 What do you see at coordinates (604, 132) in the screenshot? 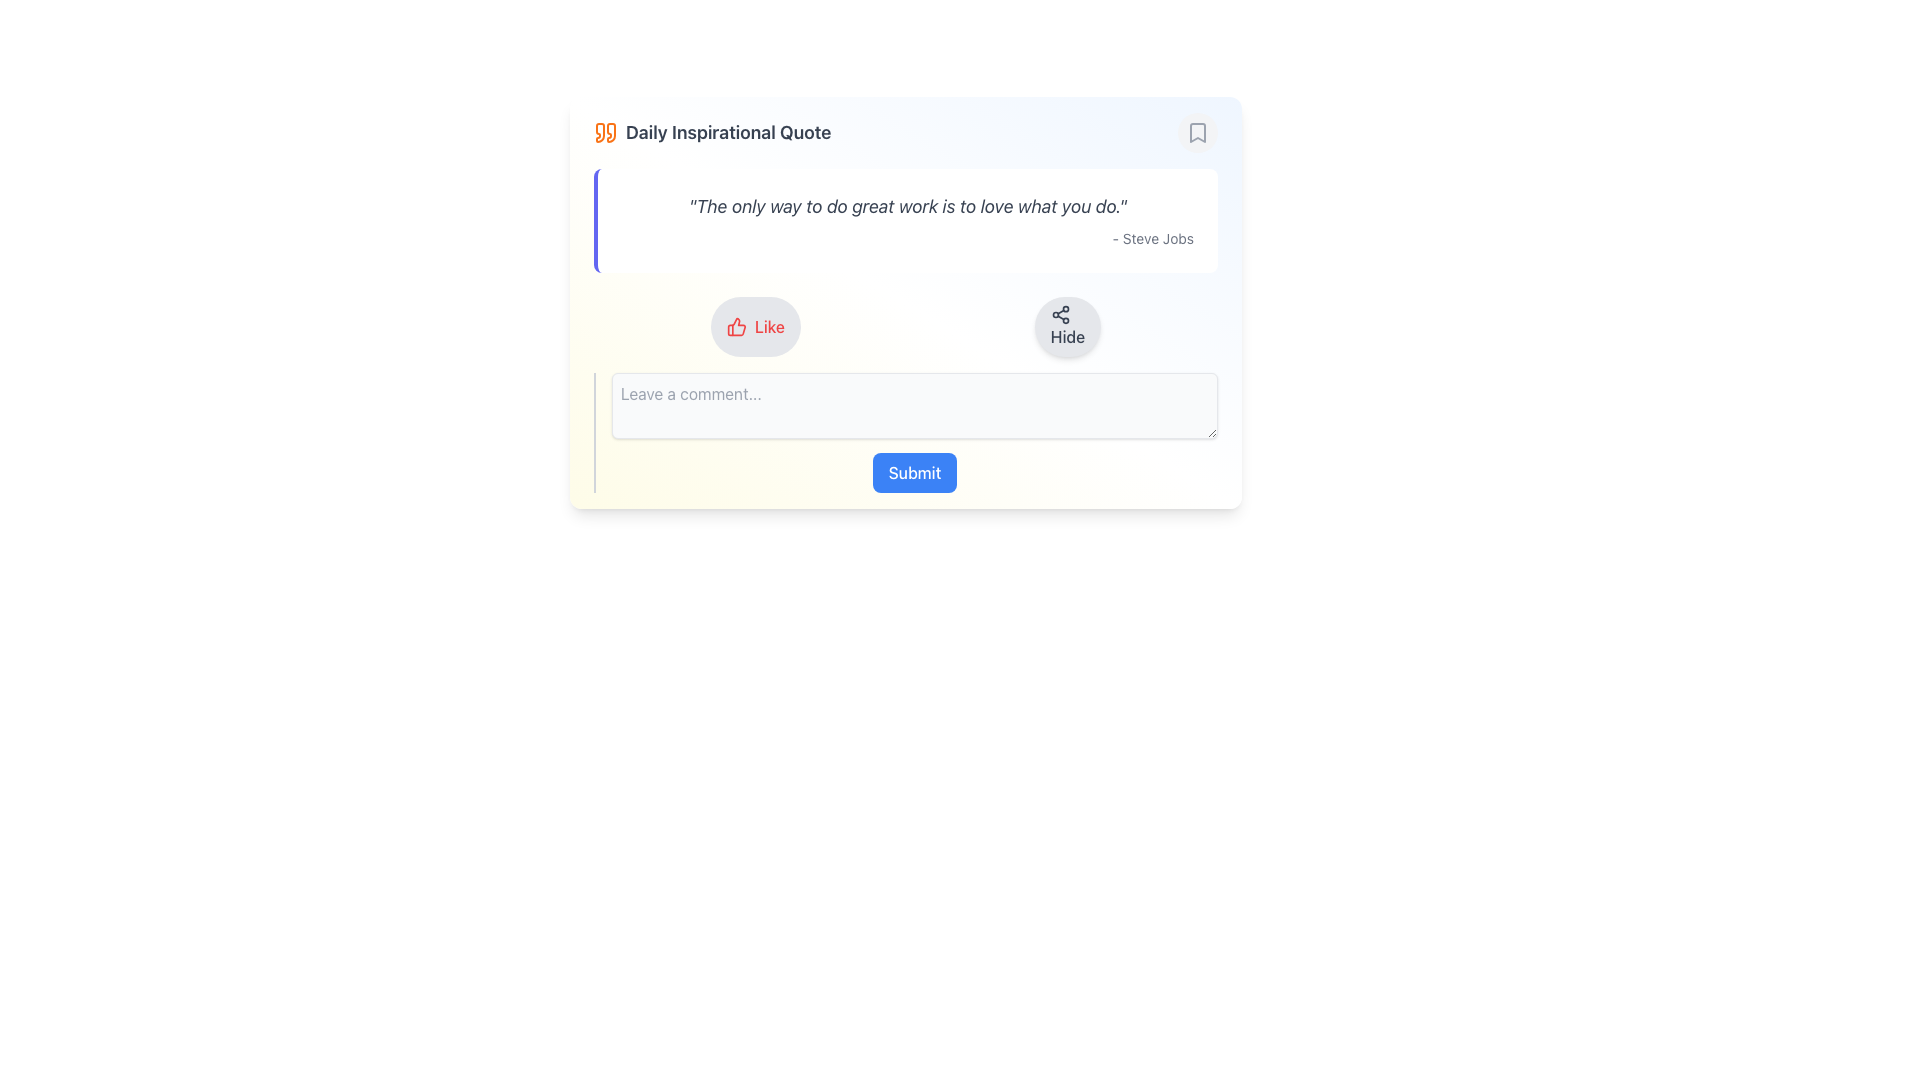
I see `the decorative icon located at the left edge of the title section preceding the text 'Daily Inspirational Quote'` at bounding box center [604, 132].